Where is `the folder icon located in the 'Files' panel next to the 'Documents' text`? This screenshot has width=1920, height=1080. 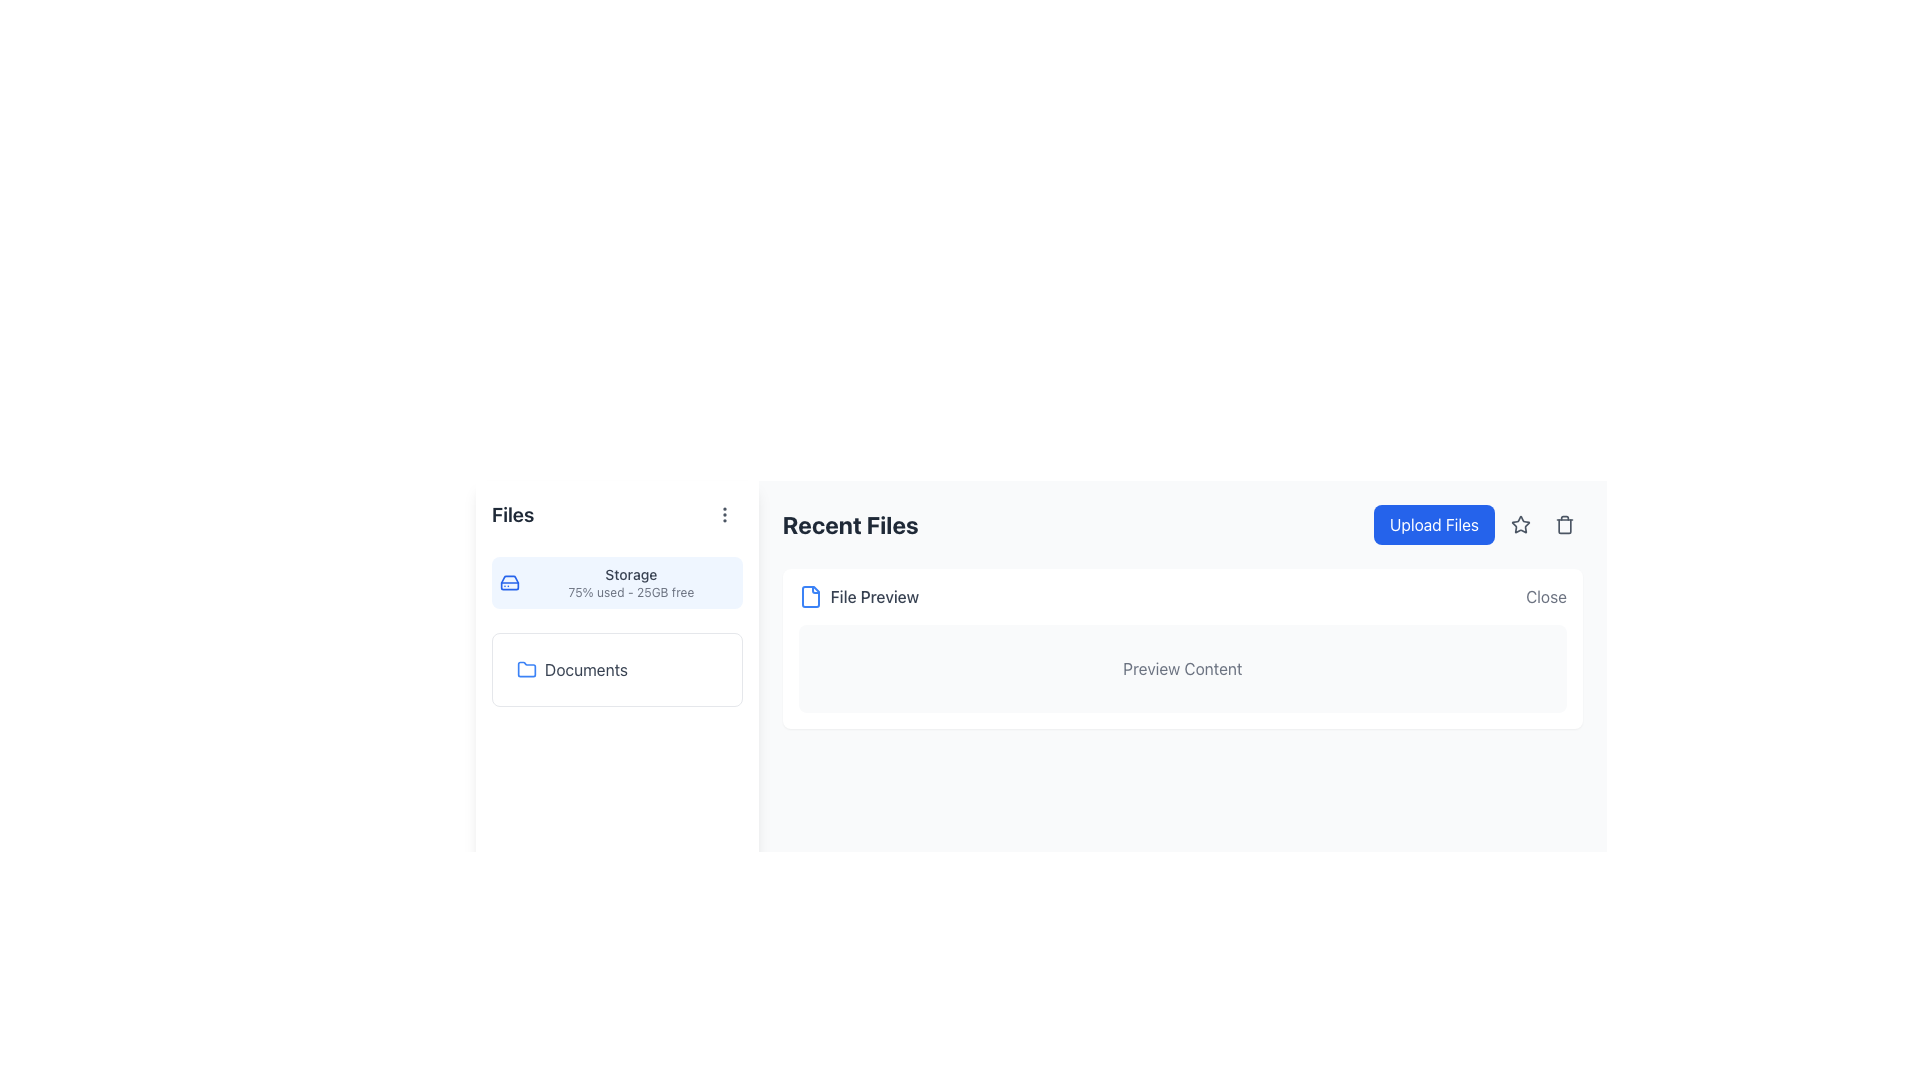 the folder icon located in the 'Files' panel next to the 'Documents' text is located at coordinates (527, 668).